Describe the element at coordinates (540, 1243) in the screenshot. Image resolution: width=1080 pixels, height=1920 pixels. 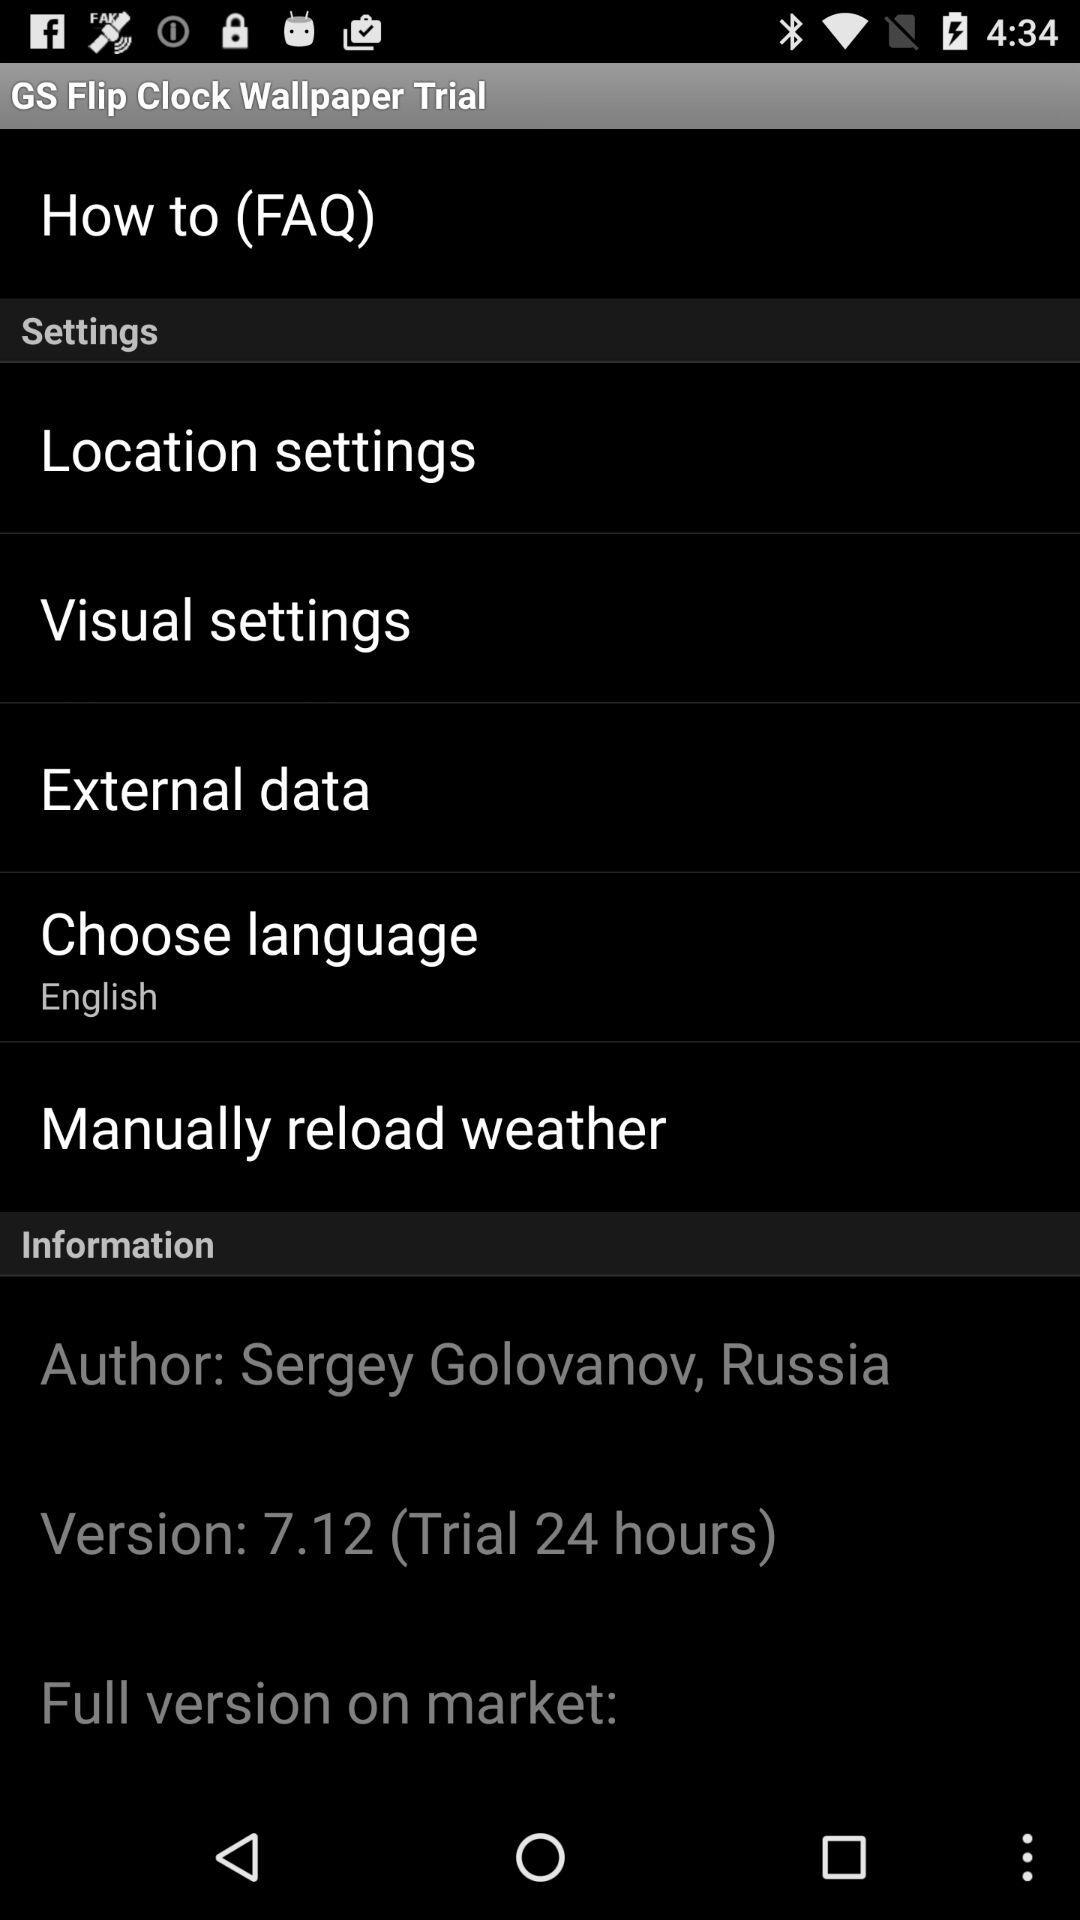
I see `information app` at that location.